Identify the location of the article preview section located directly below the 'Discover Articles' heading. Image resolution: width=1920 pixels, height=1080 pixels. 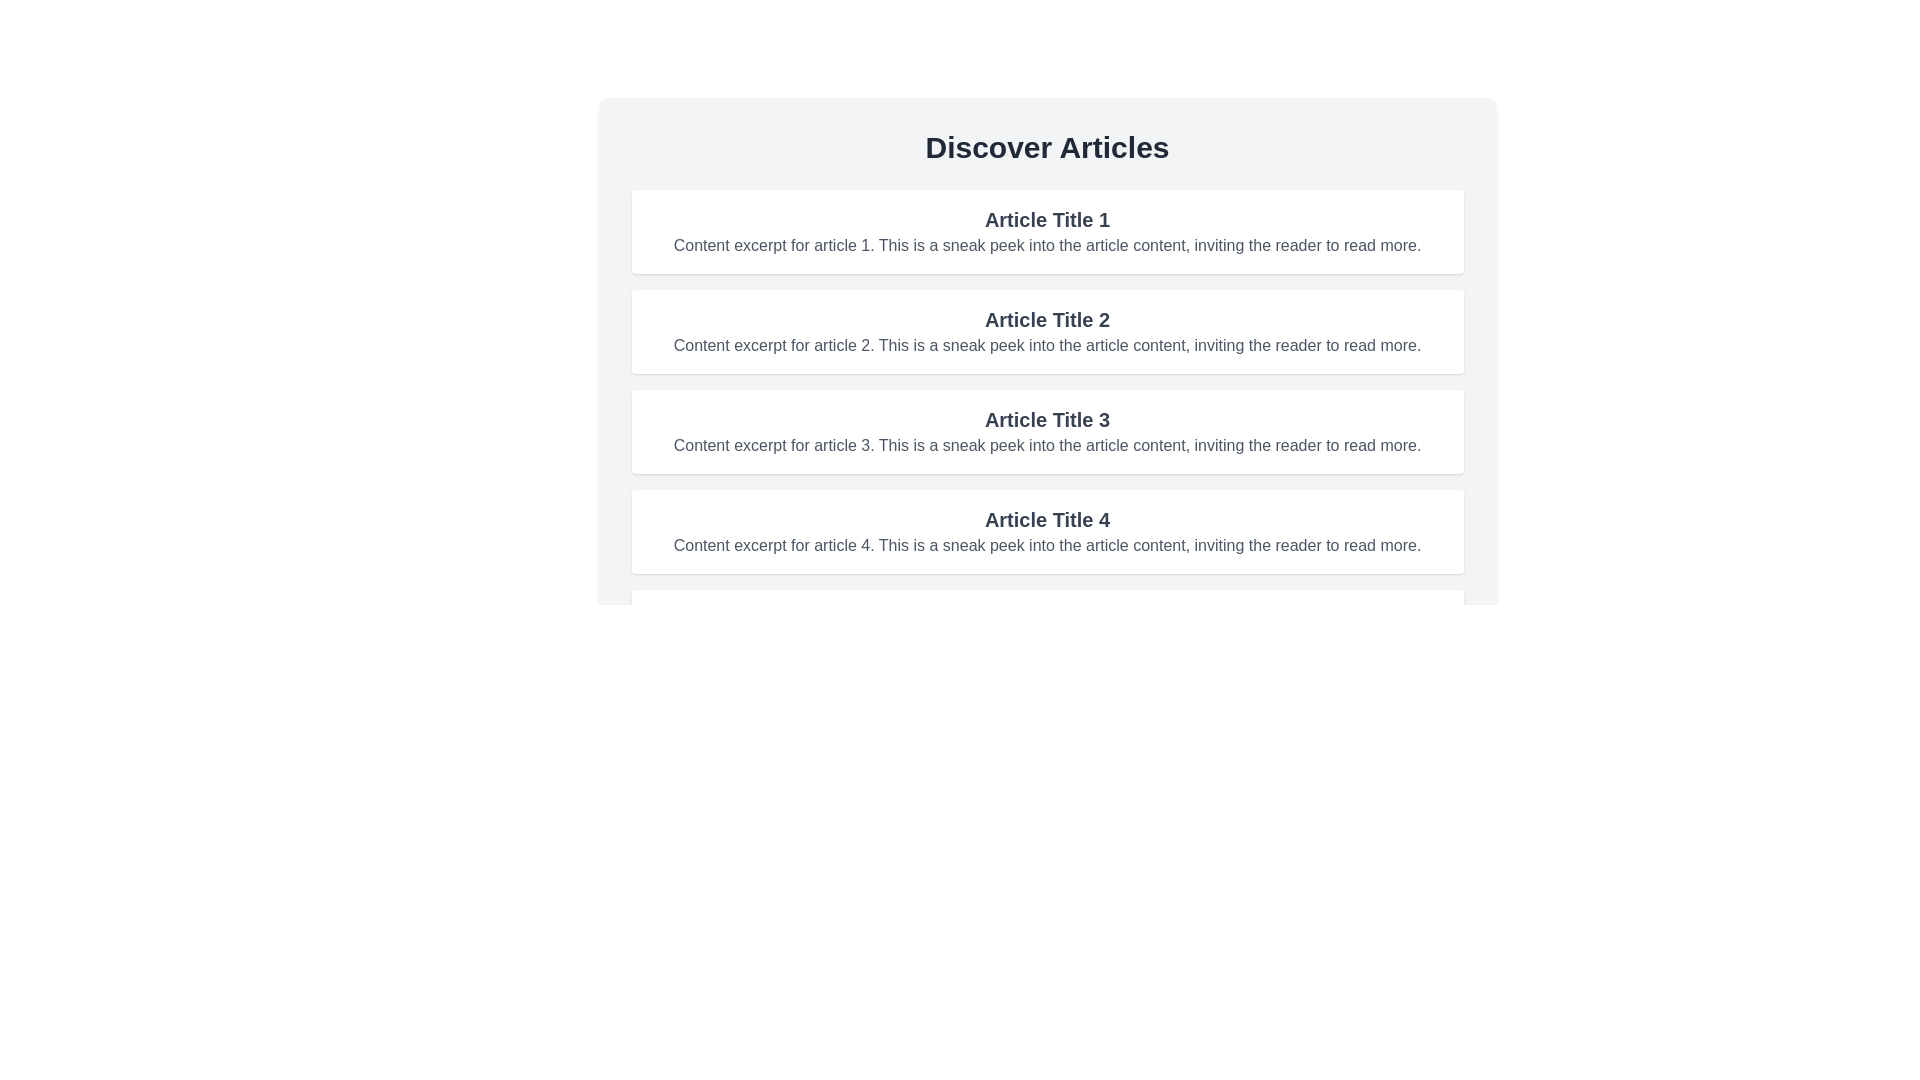
(1046, 230).